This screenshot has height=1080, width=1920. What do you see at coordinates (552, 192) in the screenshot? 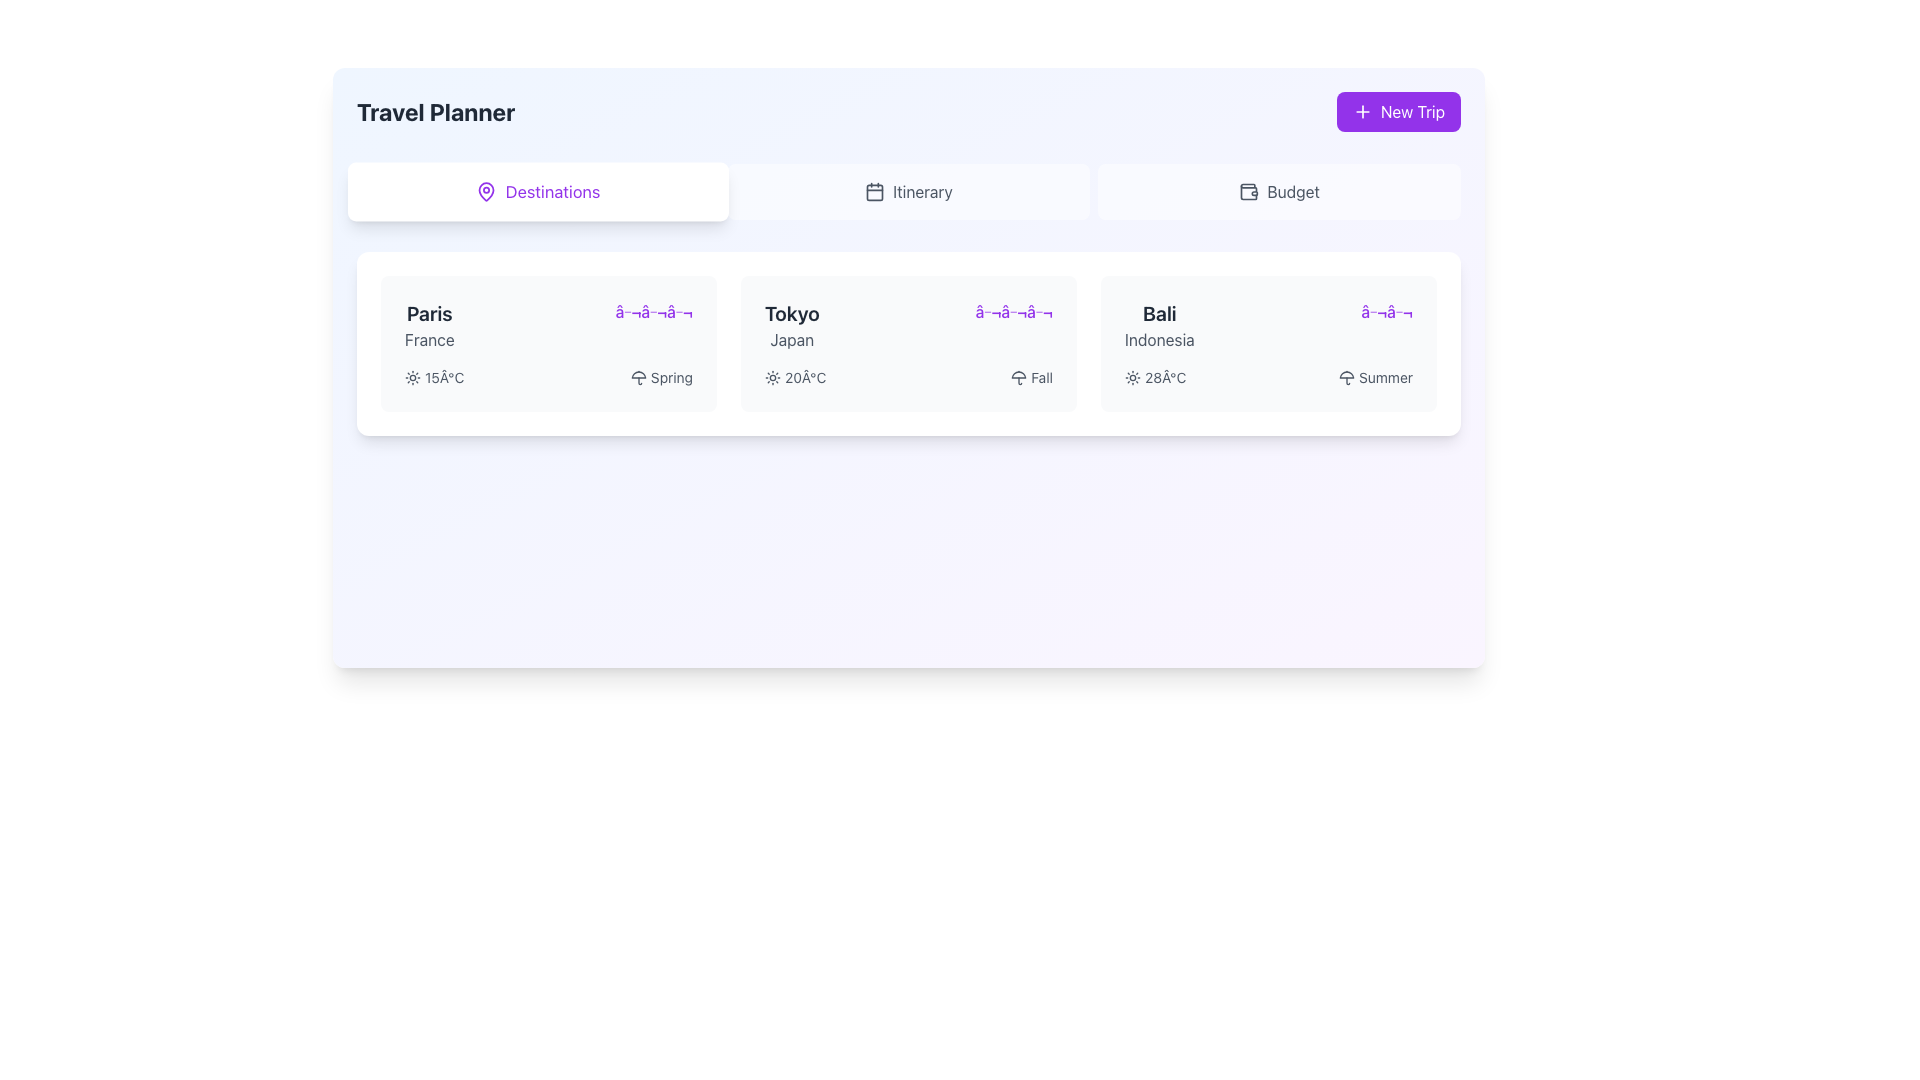
I see `the 'Destinations' text label, which serves as a navigation or filter option within the Travel Planner interface` at bounding box center [552, 192].